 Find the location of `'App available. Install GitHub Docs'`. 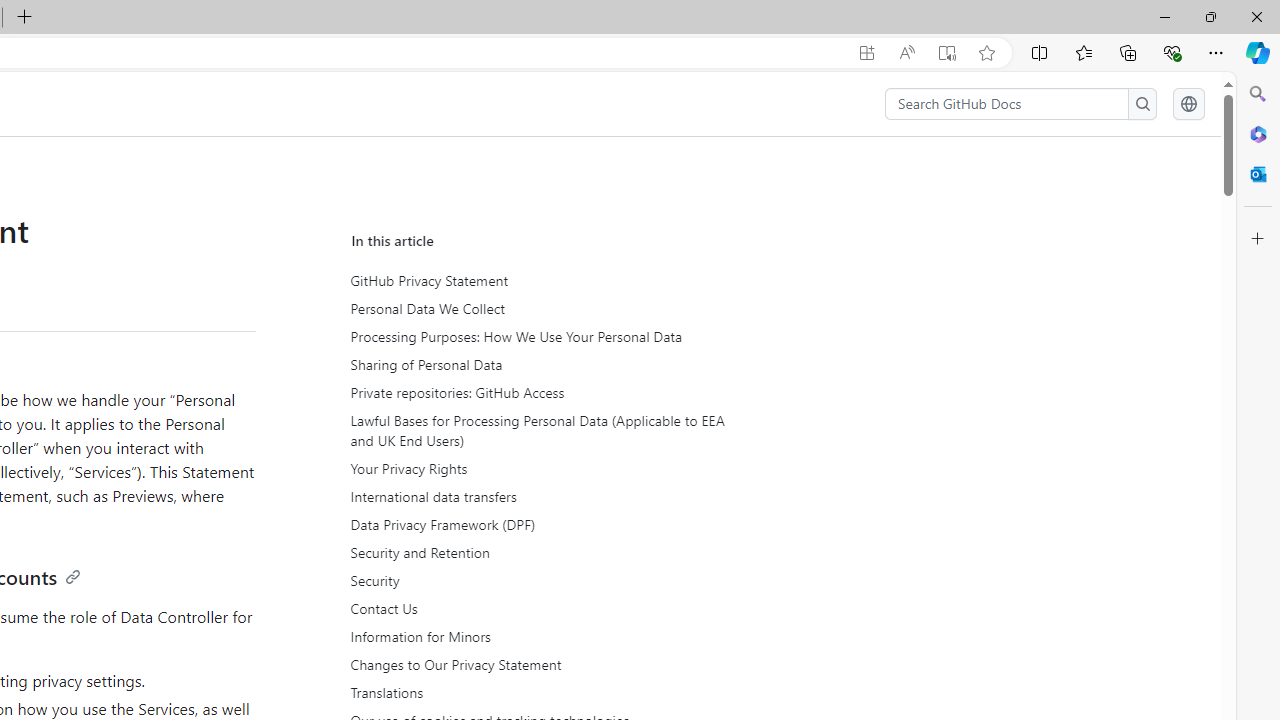

'App available. Install GitHub Docs' is located at coordinates (867, 52).